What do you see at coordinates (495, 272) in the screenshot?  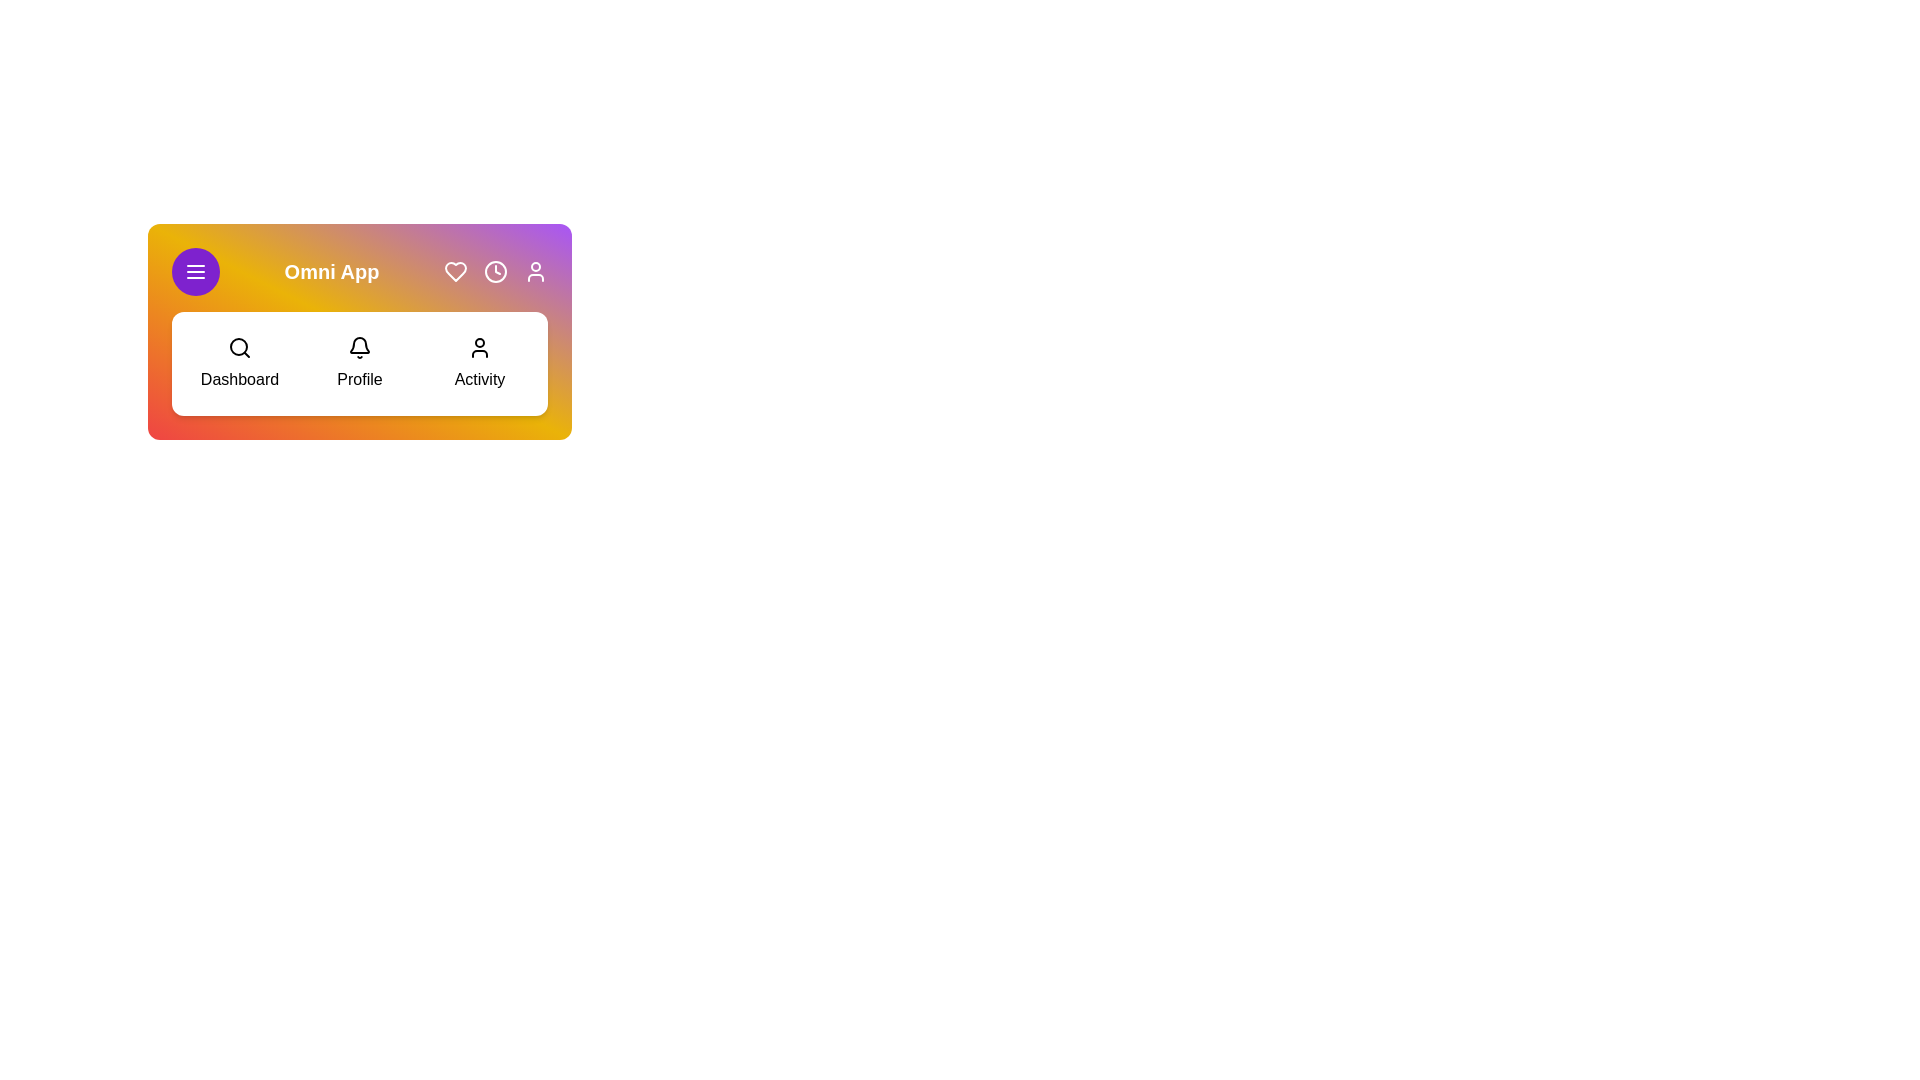 I see `the 'Clock' icon in the top-right corner of the StylishAppBar` at bounding box center [495, 272].